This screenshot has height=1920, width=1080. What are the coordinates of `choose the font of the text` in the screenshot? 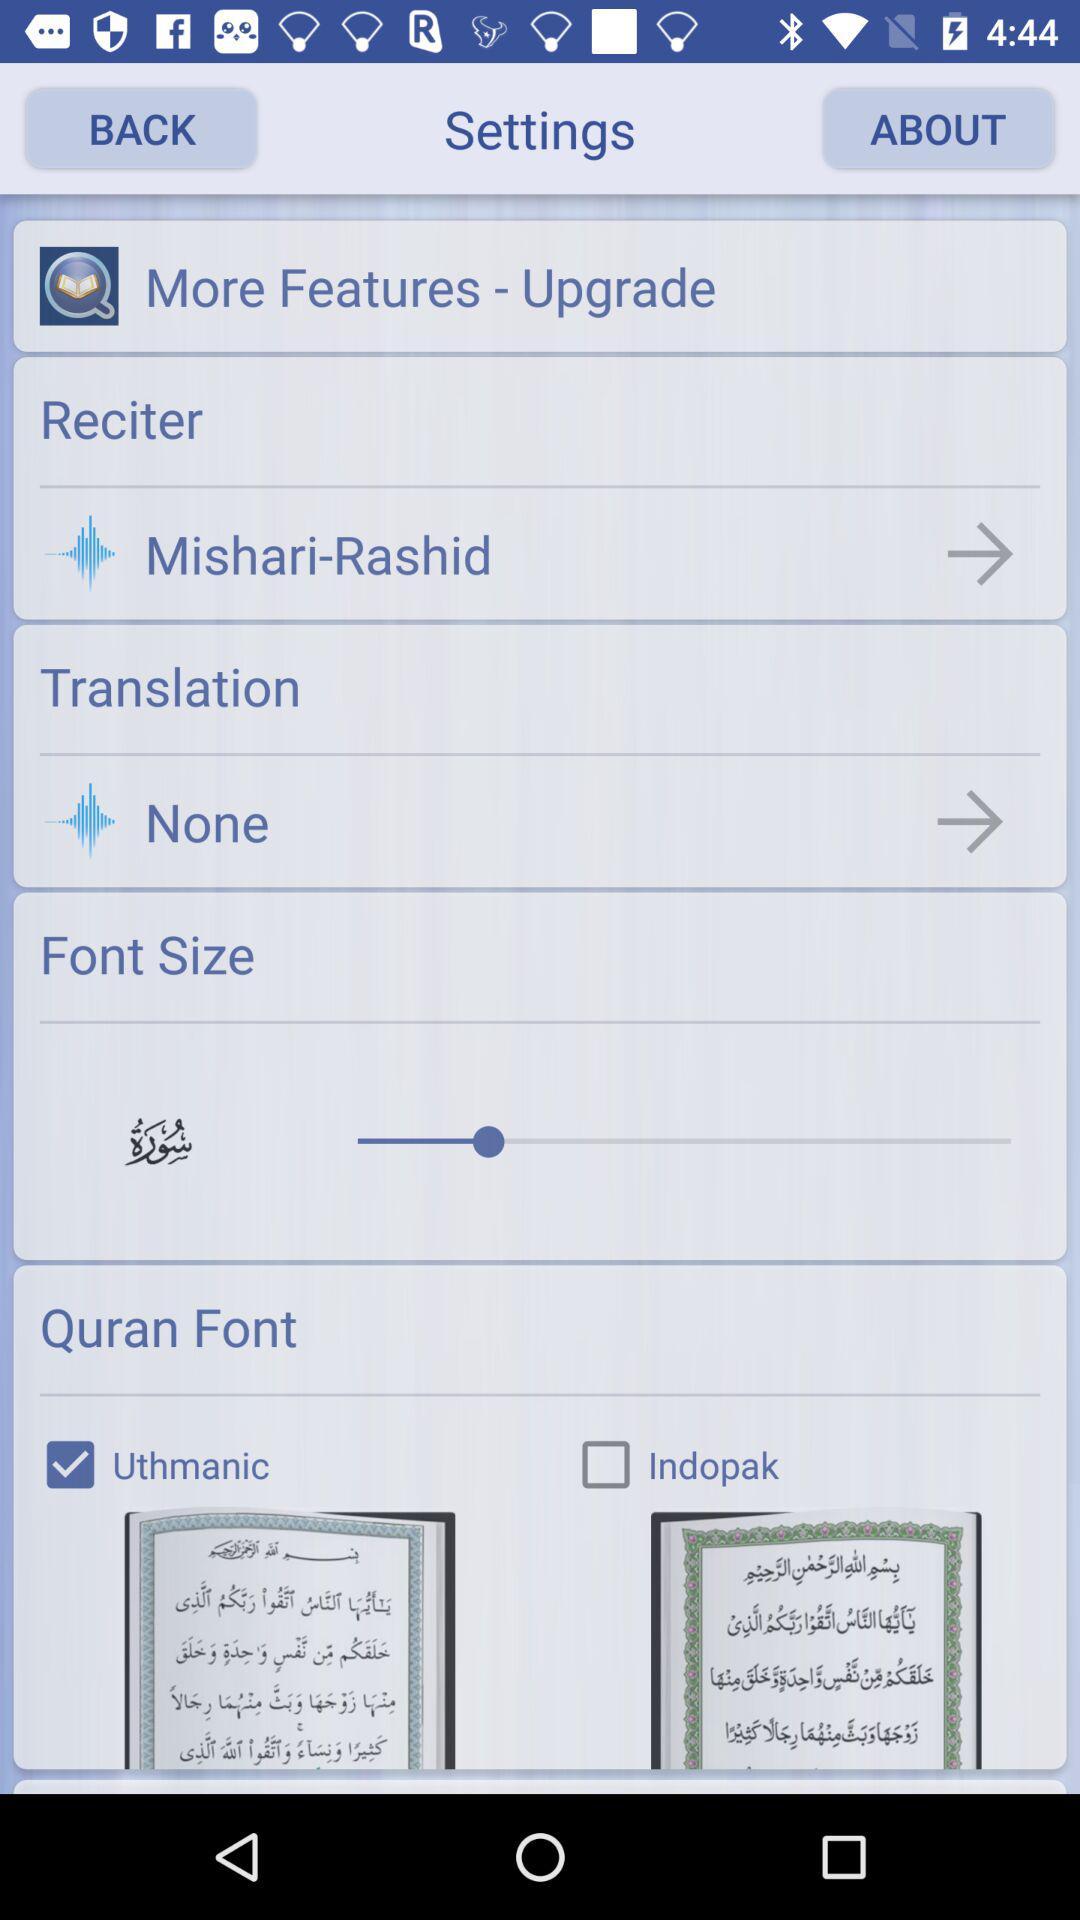 It's located at (816, 1637).